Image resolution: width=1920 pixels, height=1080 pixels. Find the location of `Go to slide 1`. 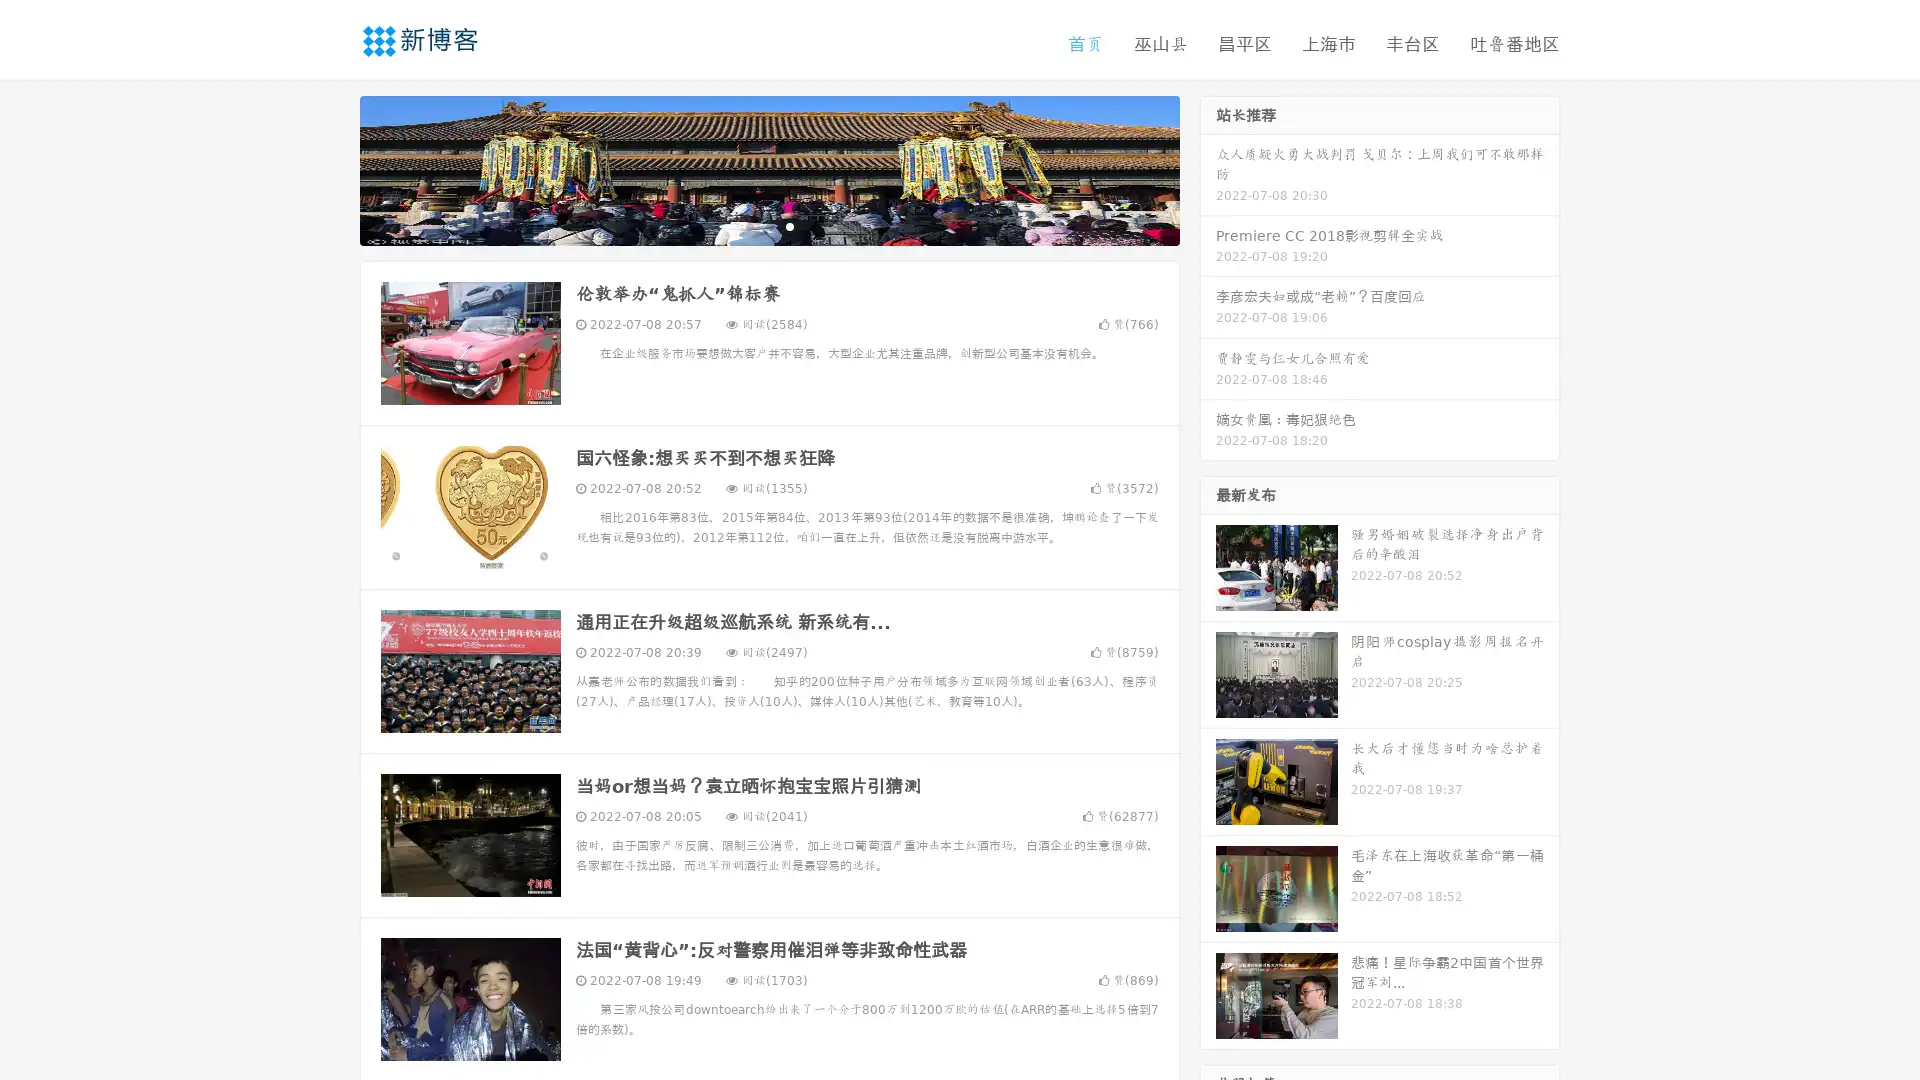

Go to slide 1 is located at coordinates (748, 225).